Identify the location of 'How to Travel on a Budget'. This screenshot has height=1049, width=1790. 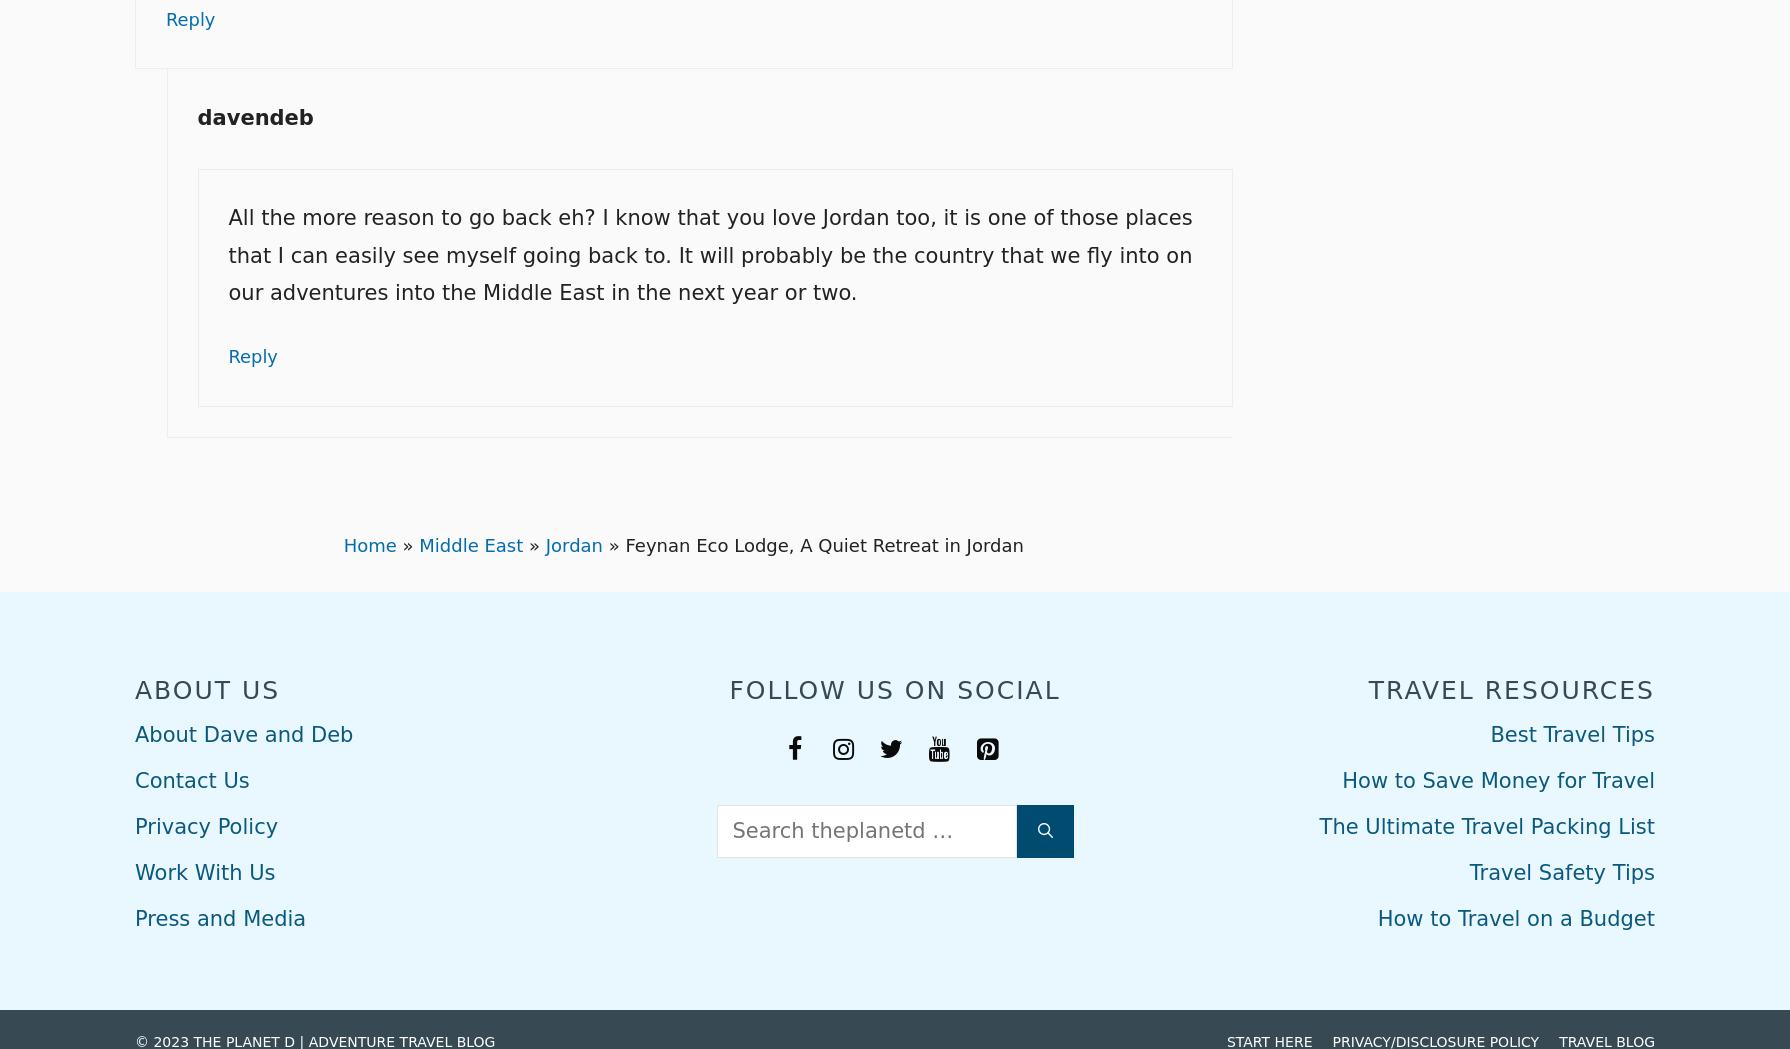
(1514, 914).